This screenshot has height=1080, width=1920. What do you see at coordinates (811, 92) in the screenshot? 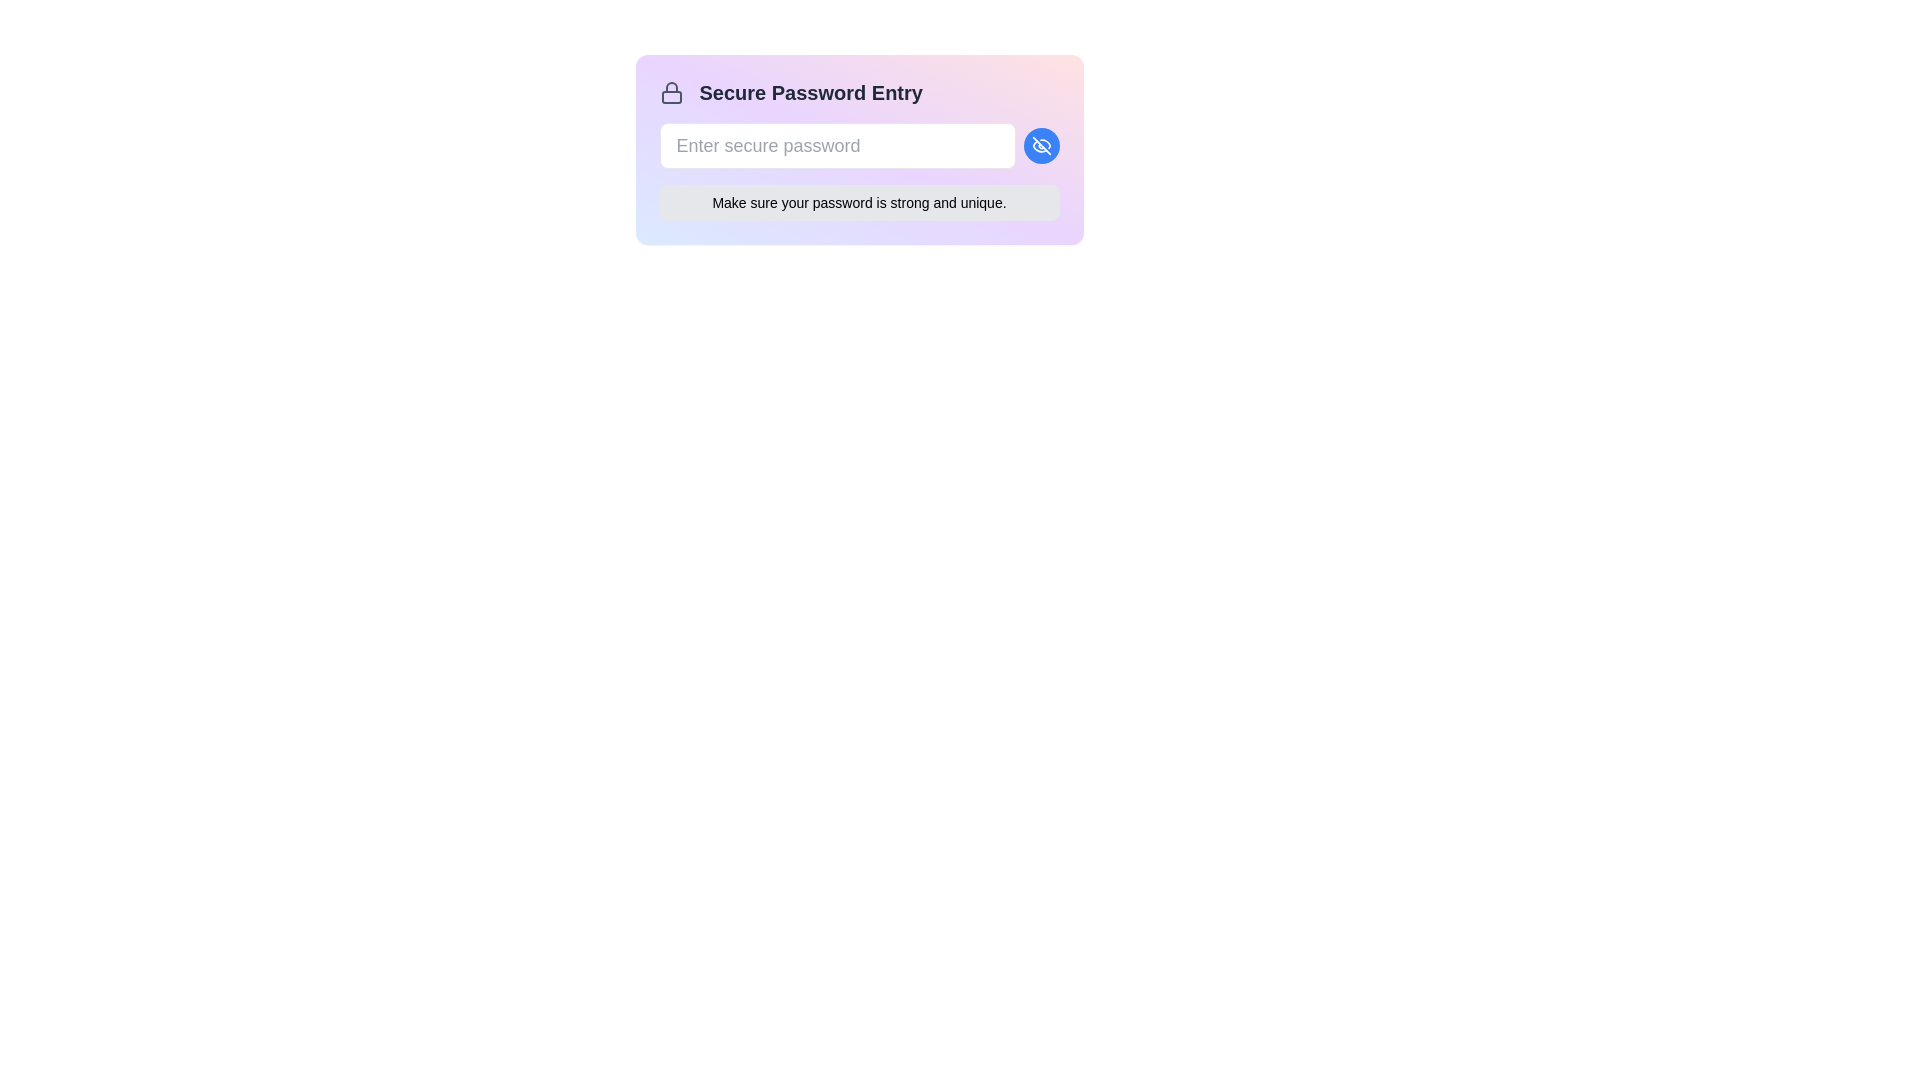
I see `the text element displaying 'Secure Password Entry', which is styled in bold, large, deep gray font, located at the top portion of the login form interface` at bounding box center [811, 92].